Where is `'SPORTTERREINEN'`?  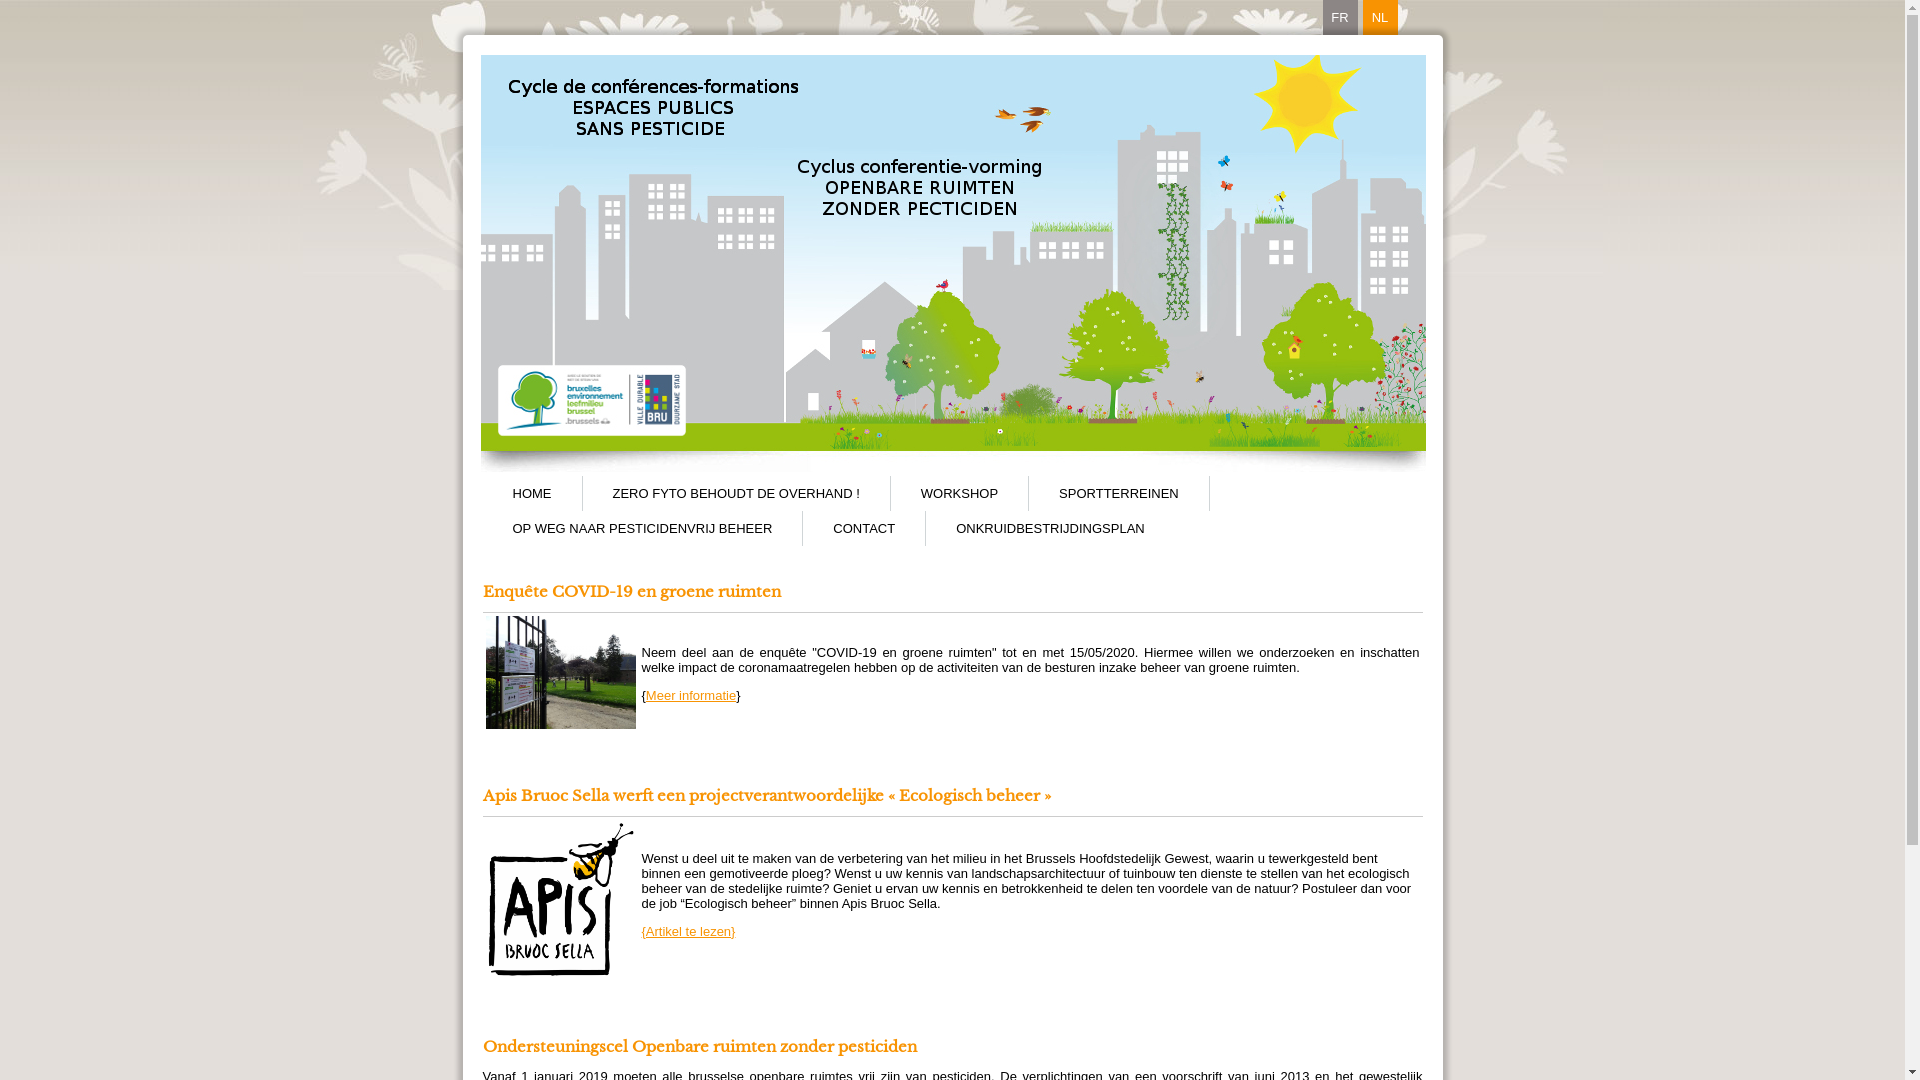
'SPORTTERREINEN' is located at coordinates (1058, 493).